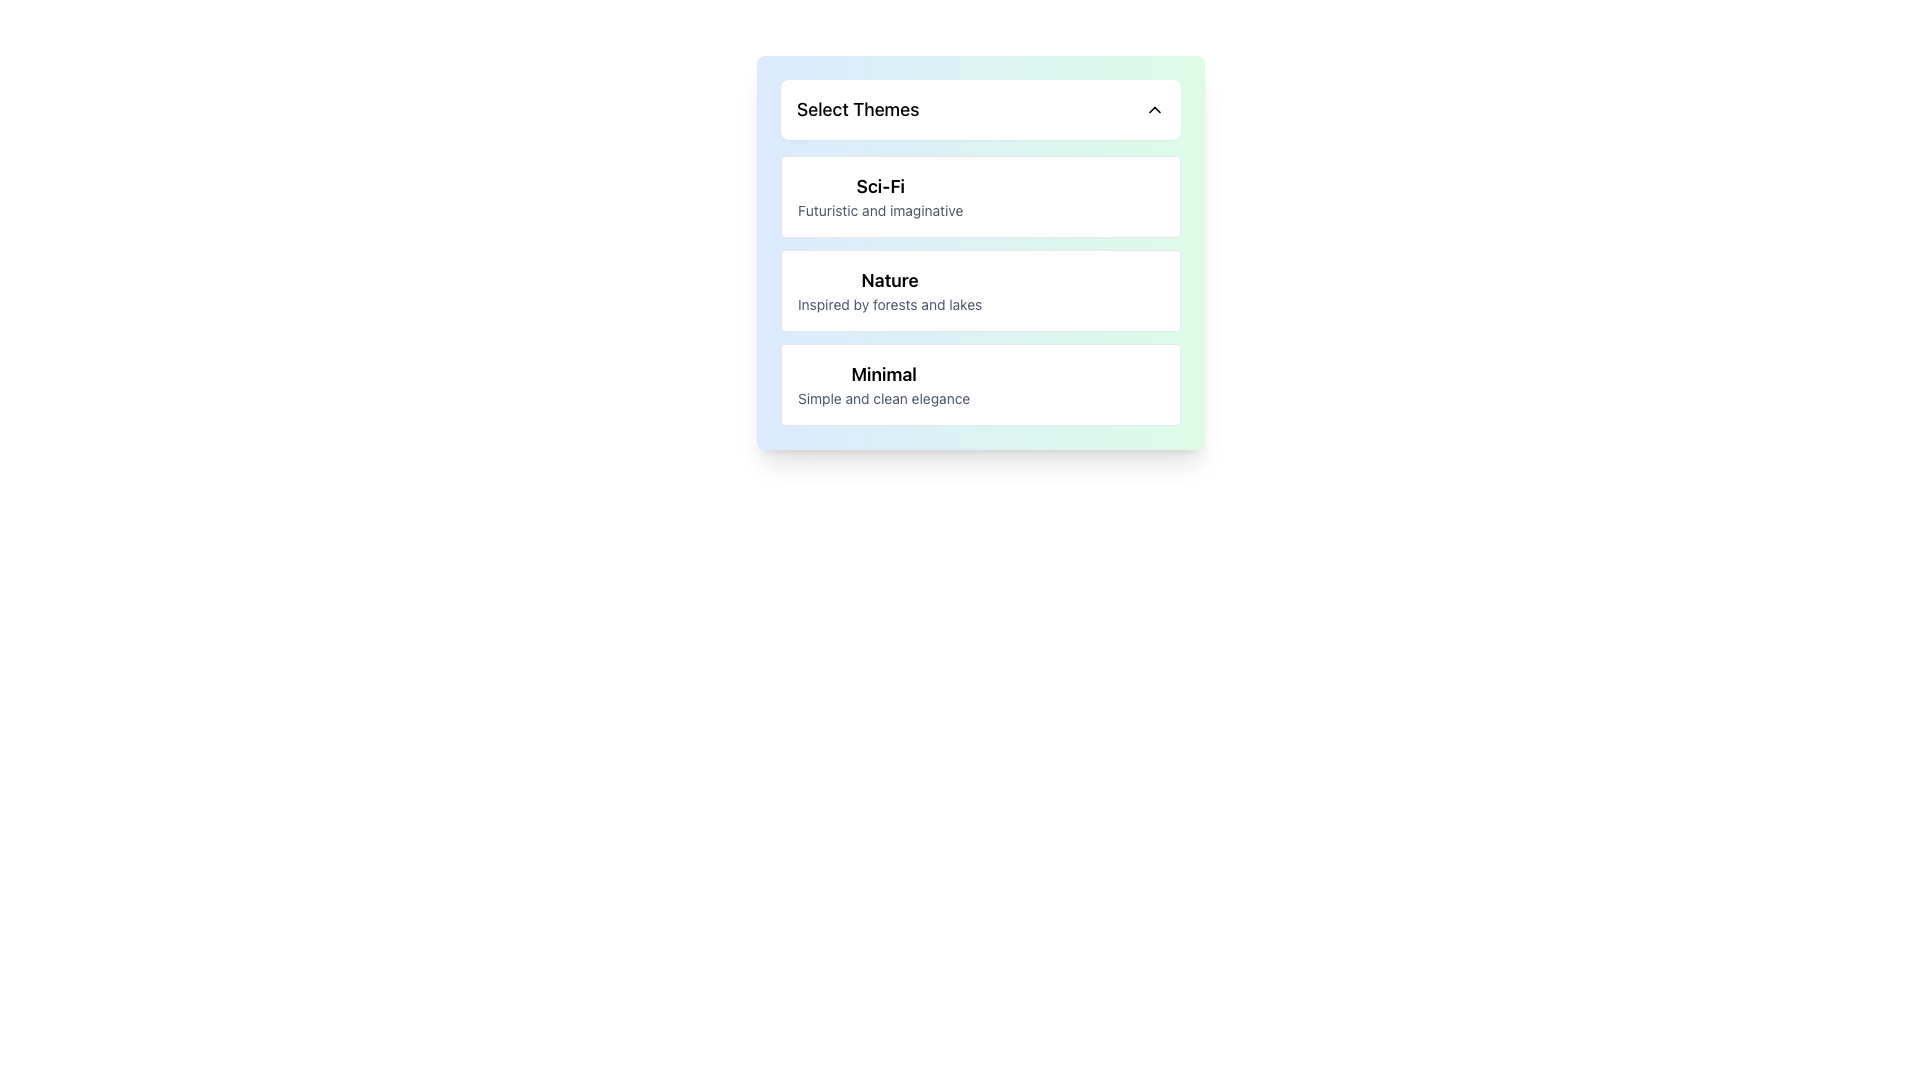 This screenshot has width=1920, height=1080. I want to click on the bold and large text 'Minimal' which is the header for the third item in the list under 'Select Themes', so click(882, 374).